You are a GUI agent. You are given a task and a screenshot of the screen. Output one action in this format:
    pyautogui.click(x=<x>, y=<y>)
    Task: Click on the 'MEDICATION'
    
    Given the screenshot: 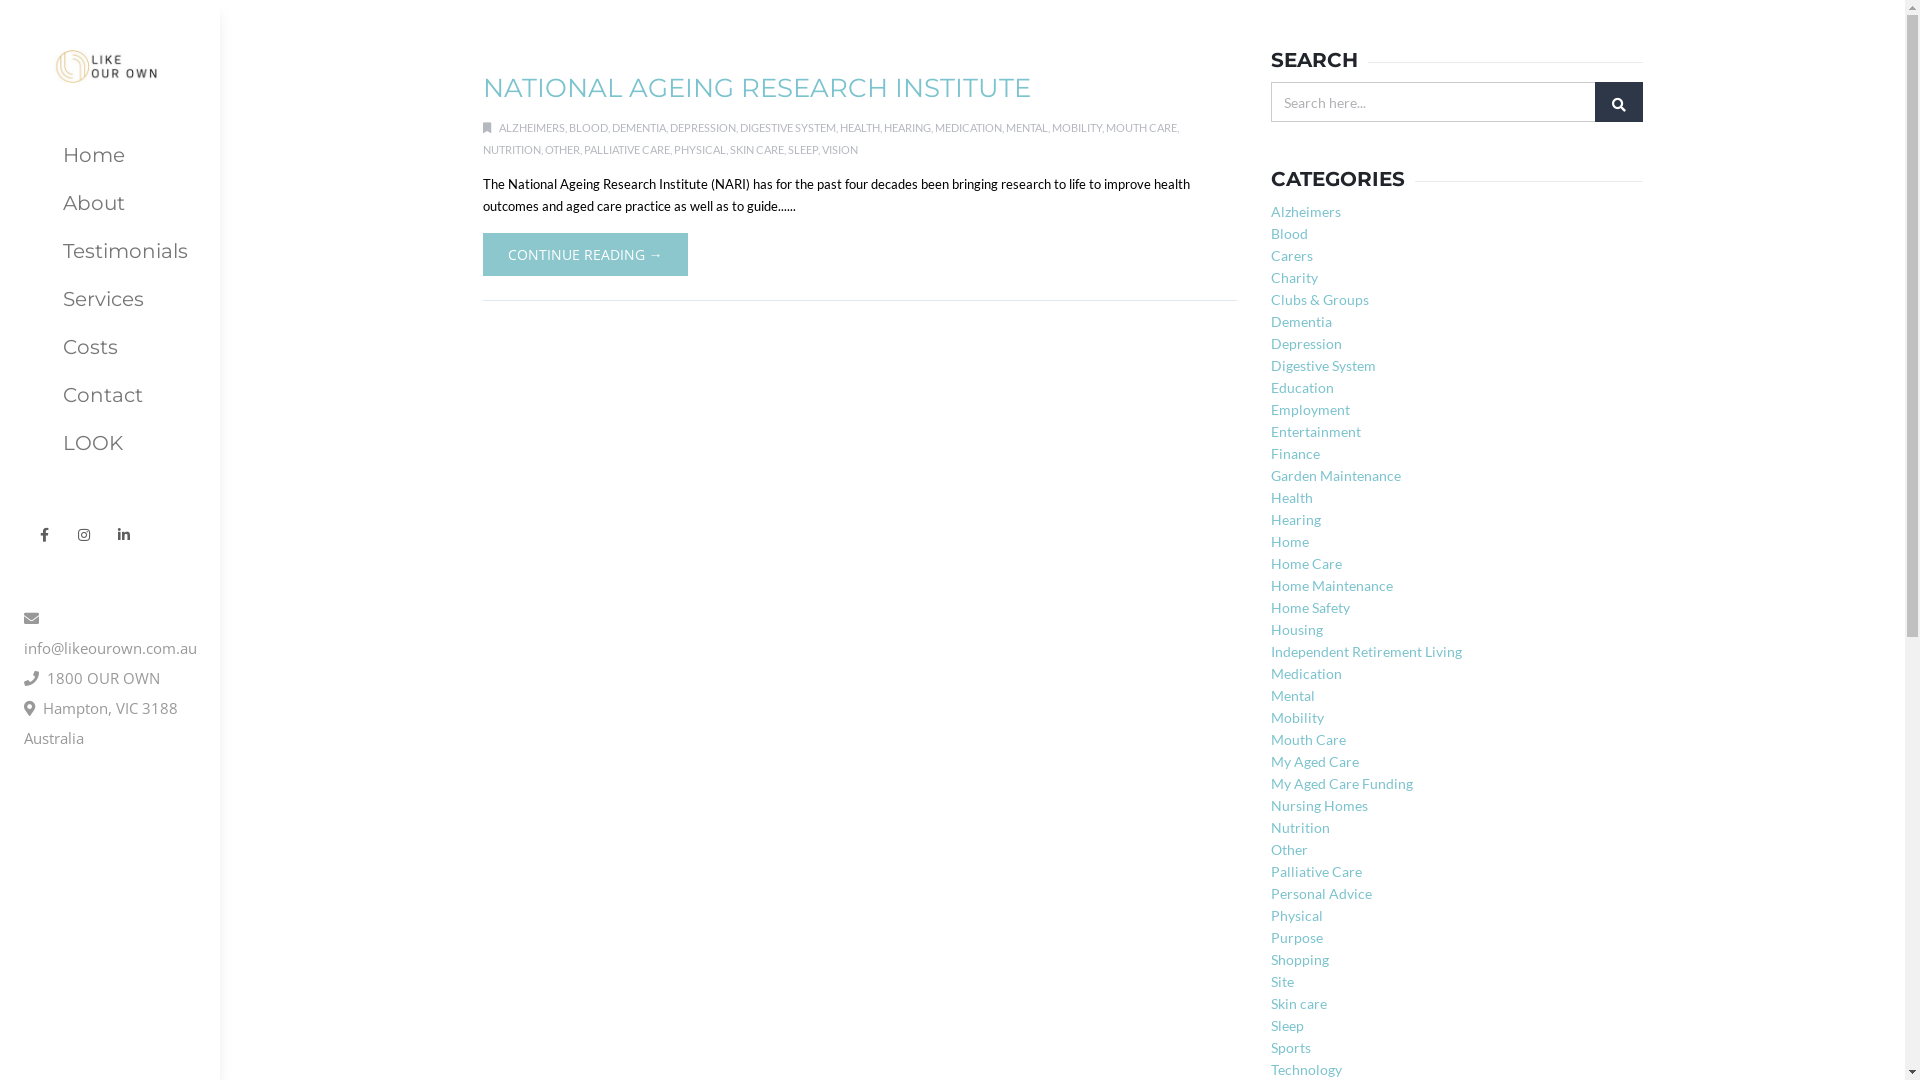 What is the action you would take?
    pyautogui.click(x=967, y=126)
    